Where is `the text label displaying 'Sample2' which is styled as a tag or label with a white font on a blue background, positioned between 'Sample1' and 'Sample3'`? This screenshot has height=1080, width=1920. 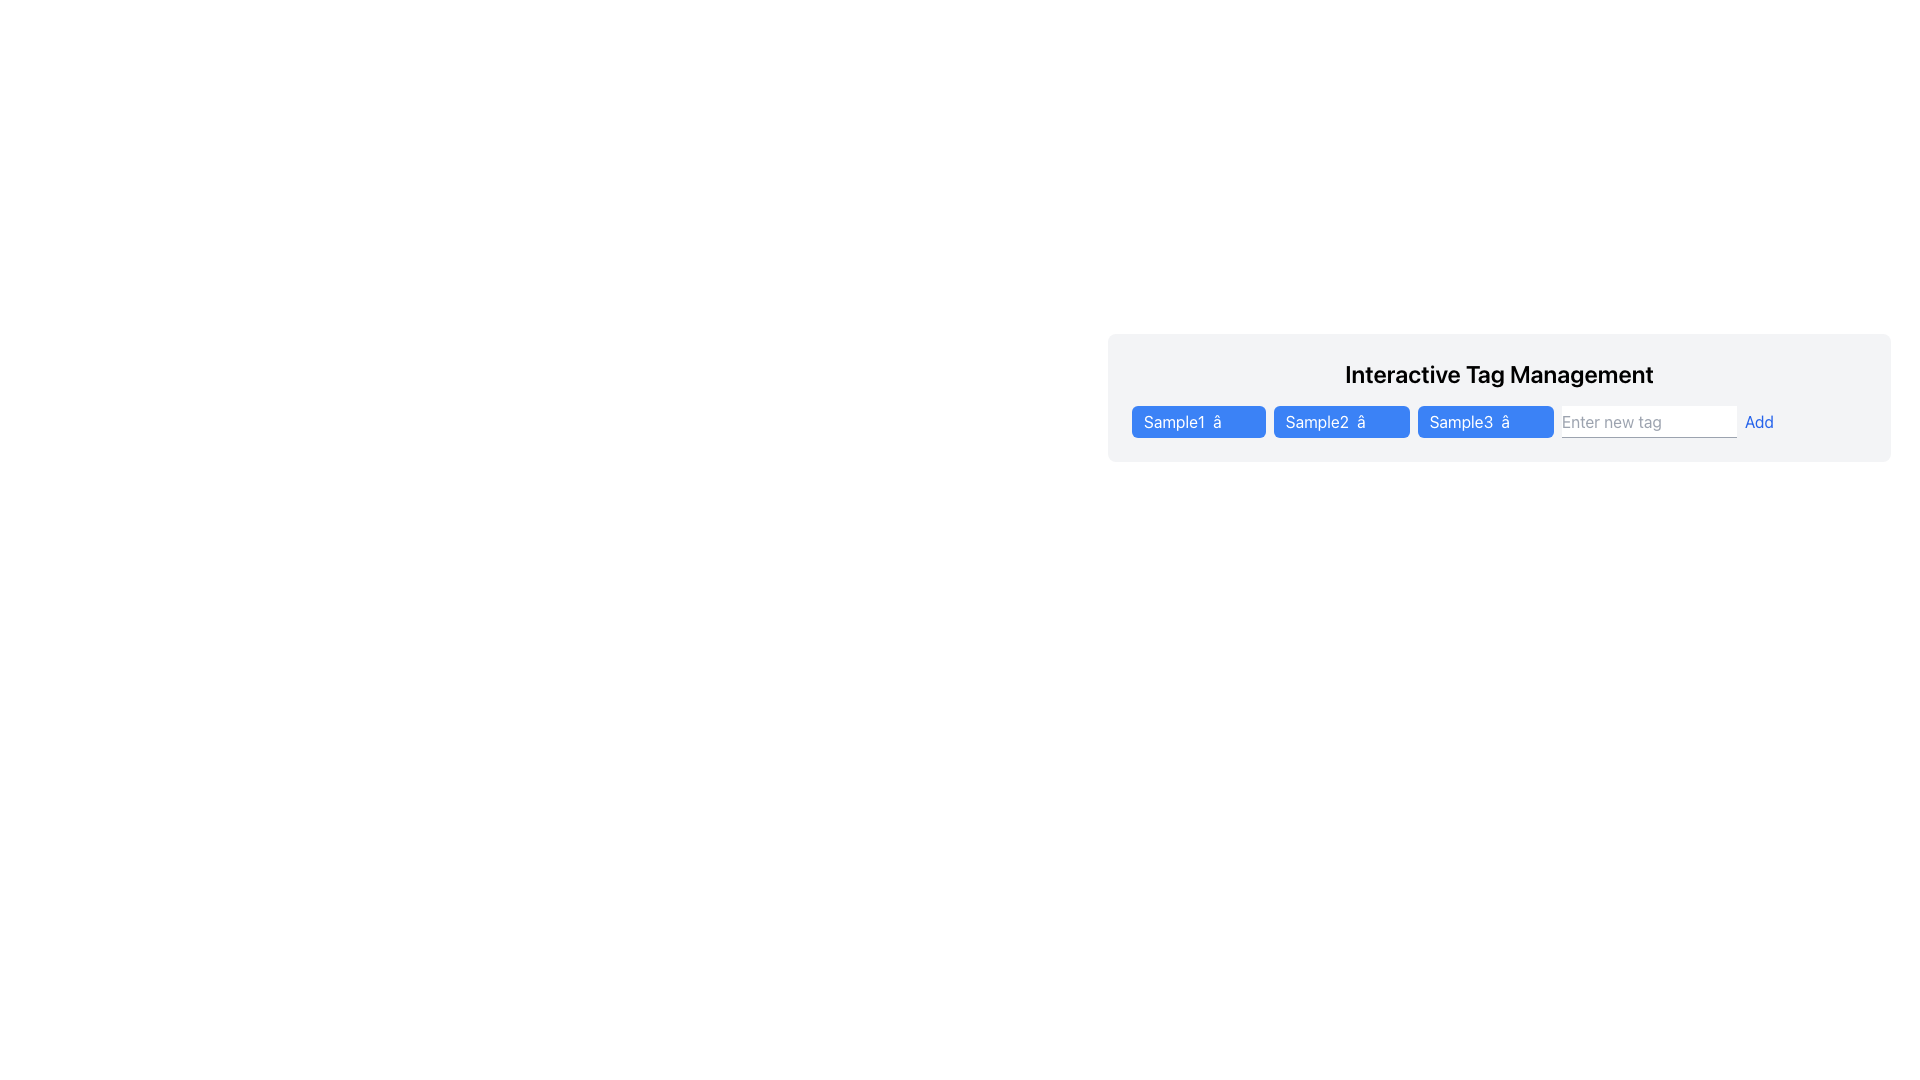
the text label displaying 'Sample2' which is styled as a tag or label with a white font on a blue background, positioned between 'Sample1' and 'Sample3' is located at coordinates (1317, 420).